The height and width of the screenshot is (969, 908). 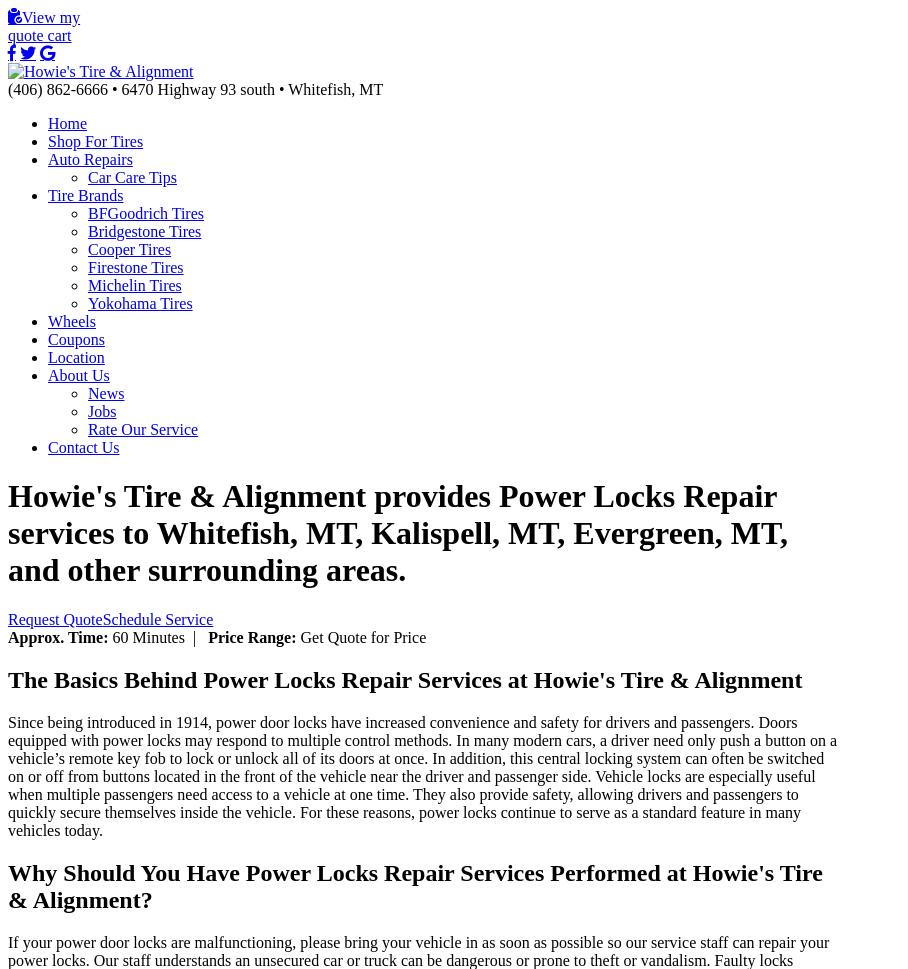 I want to click on '60 Minutes  |', so click(x=158, y=636).